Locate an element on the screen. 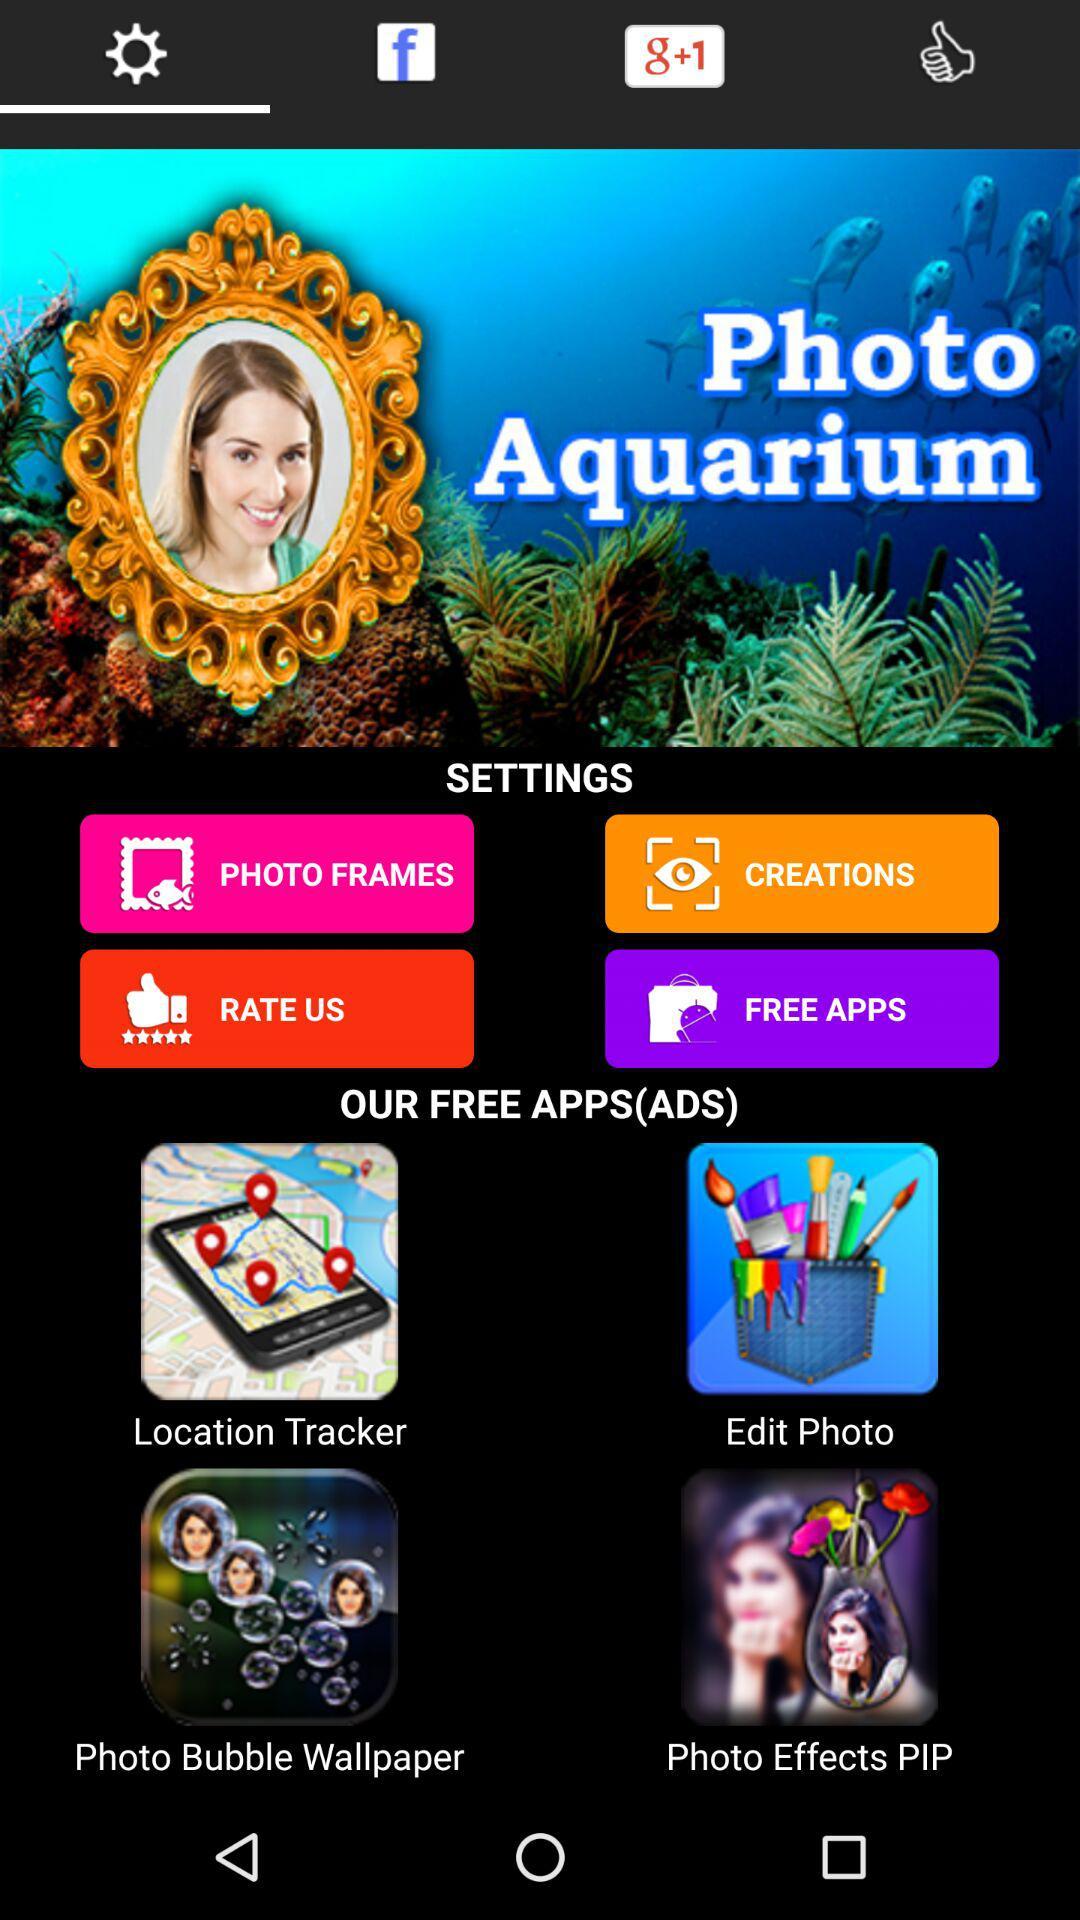 This screenshot has height=1920, width=1080. like us is located at coordinates (945, 52).